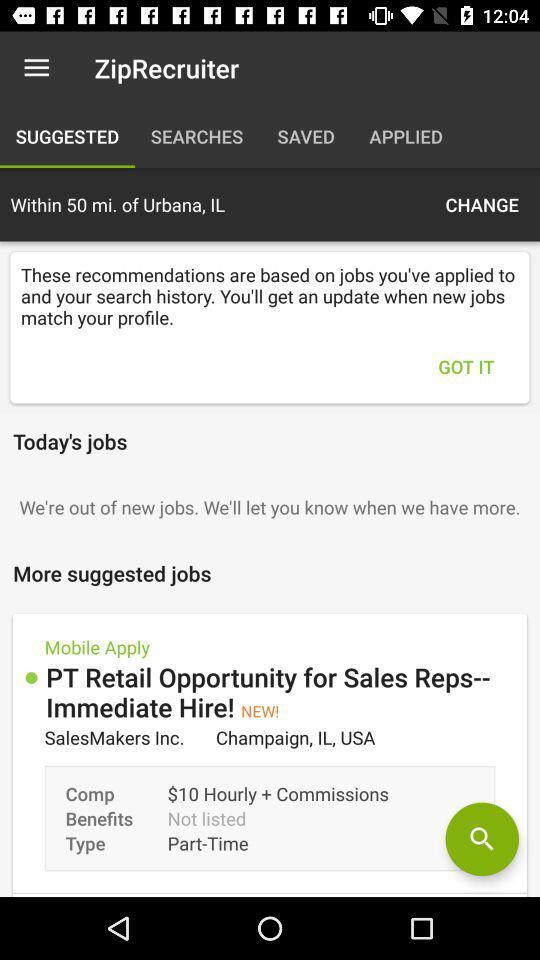  Describe the element at coordinates (36, 68) in the screenshot. I see `icon to the left of ziprecruiter icon` at that location.